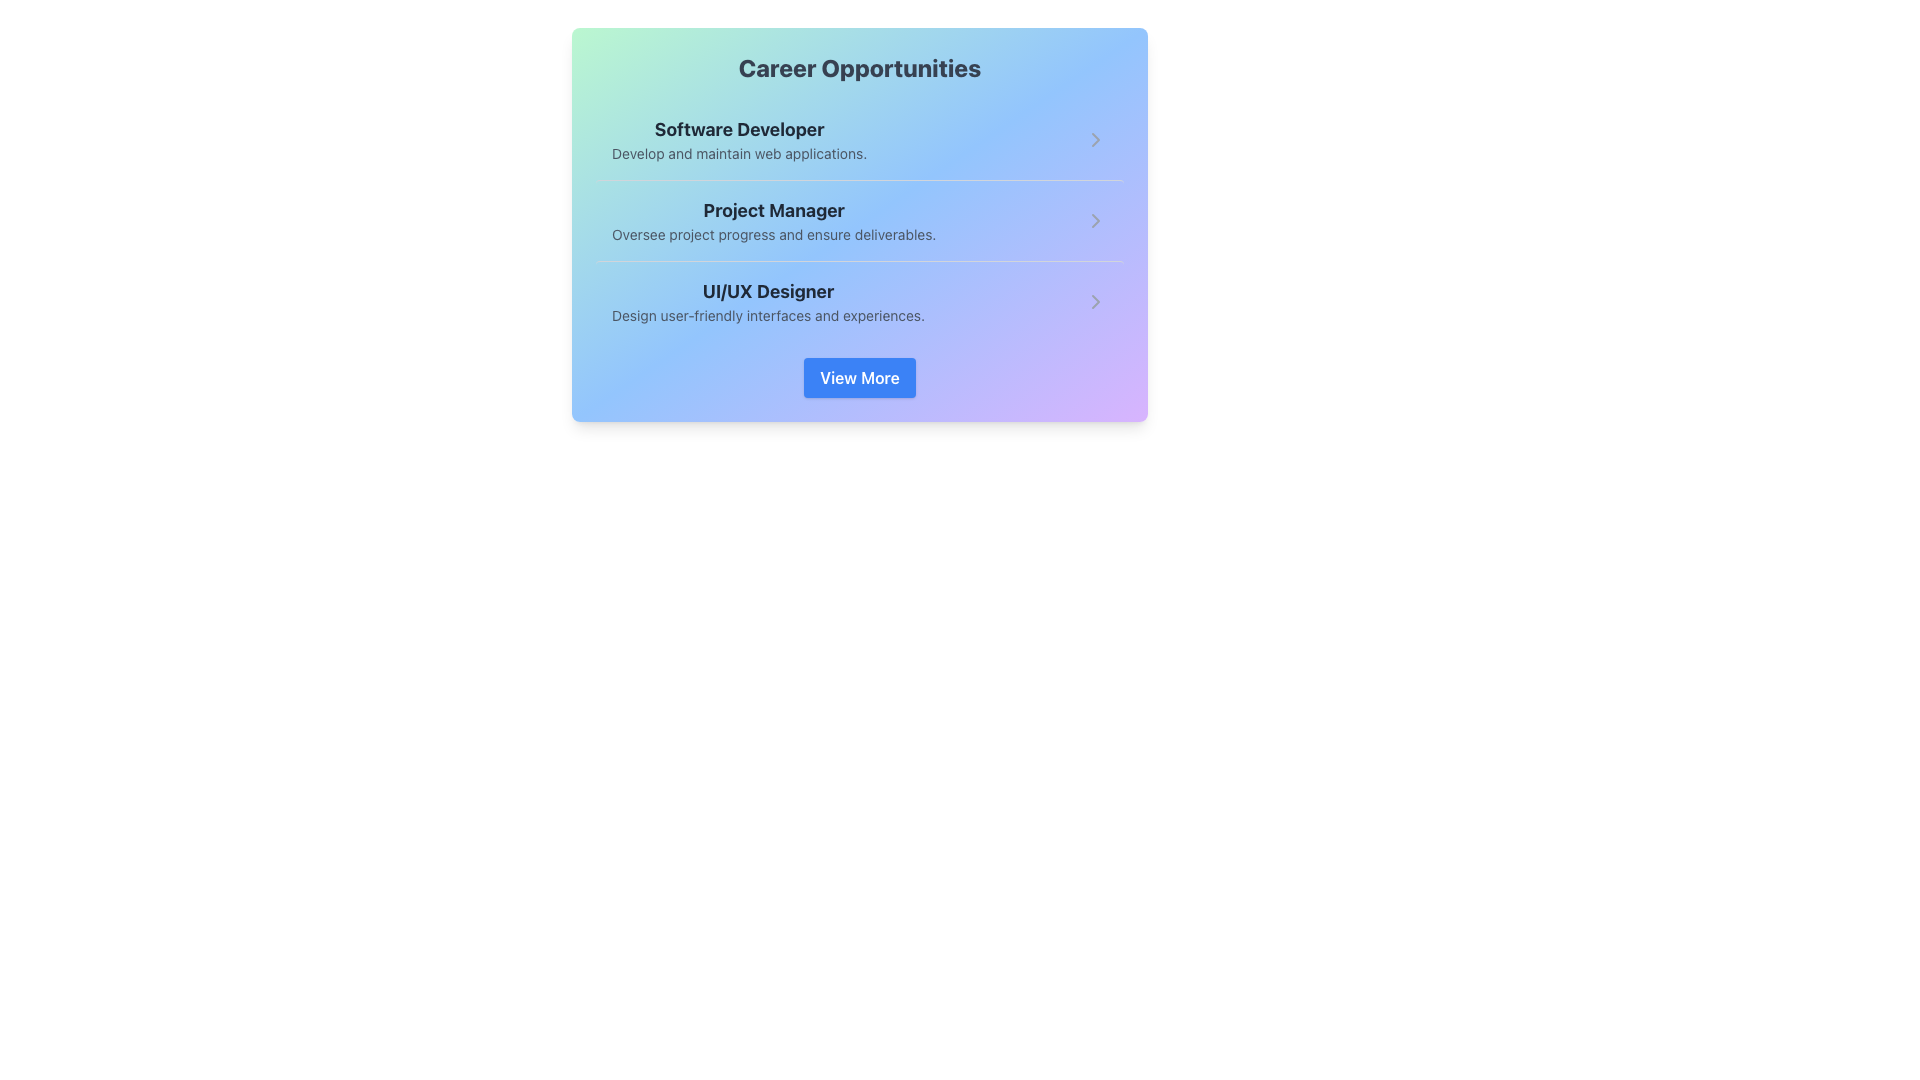  Describe the element at coordinates (859, 301) in the screenshot. I see `the List item element titled 'UI/UX Designer' which contains a bold title and descriptive text, located as the third item under 'Career Opportunities'` at that location.